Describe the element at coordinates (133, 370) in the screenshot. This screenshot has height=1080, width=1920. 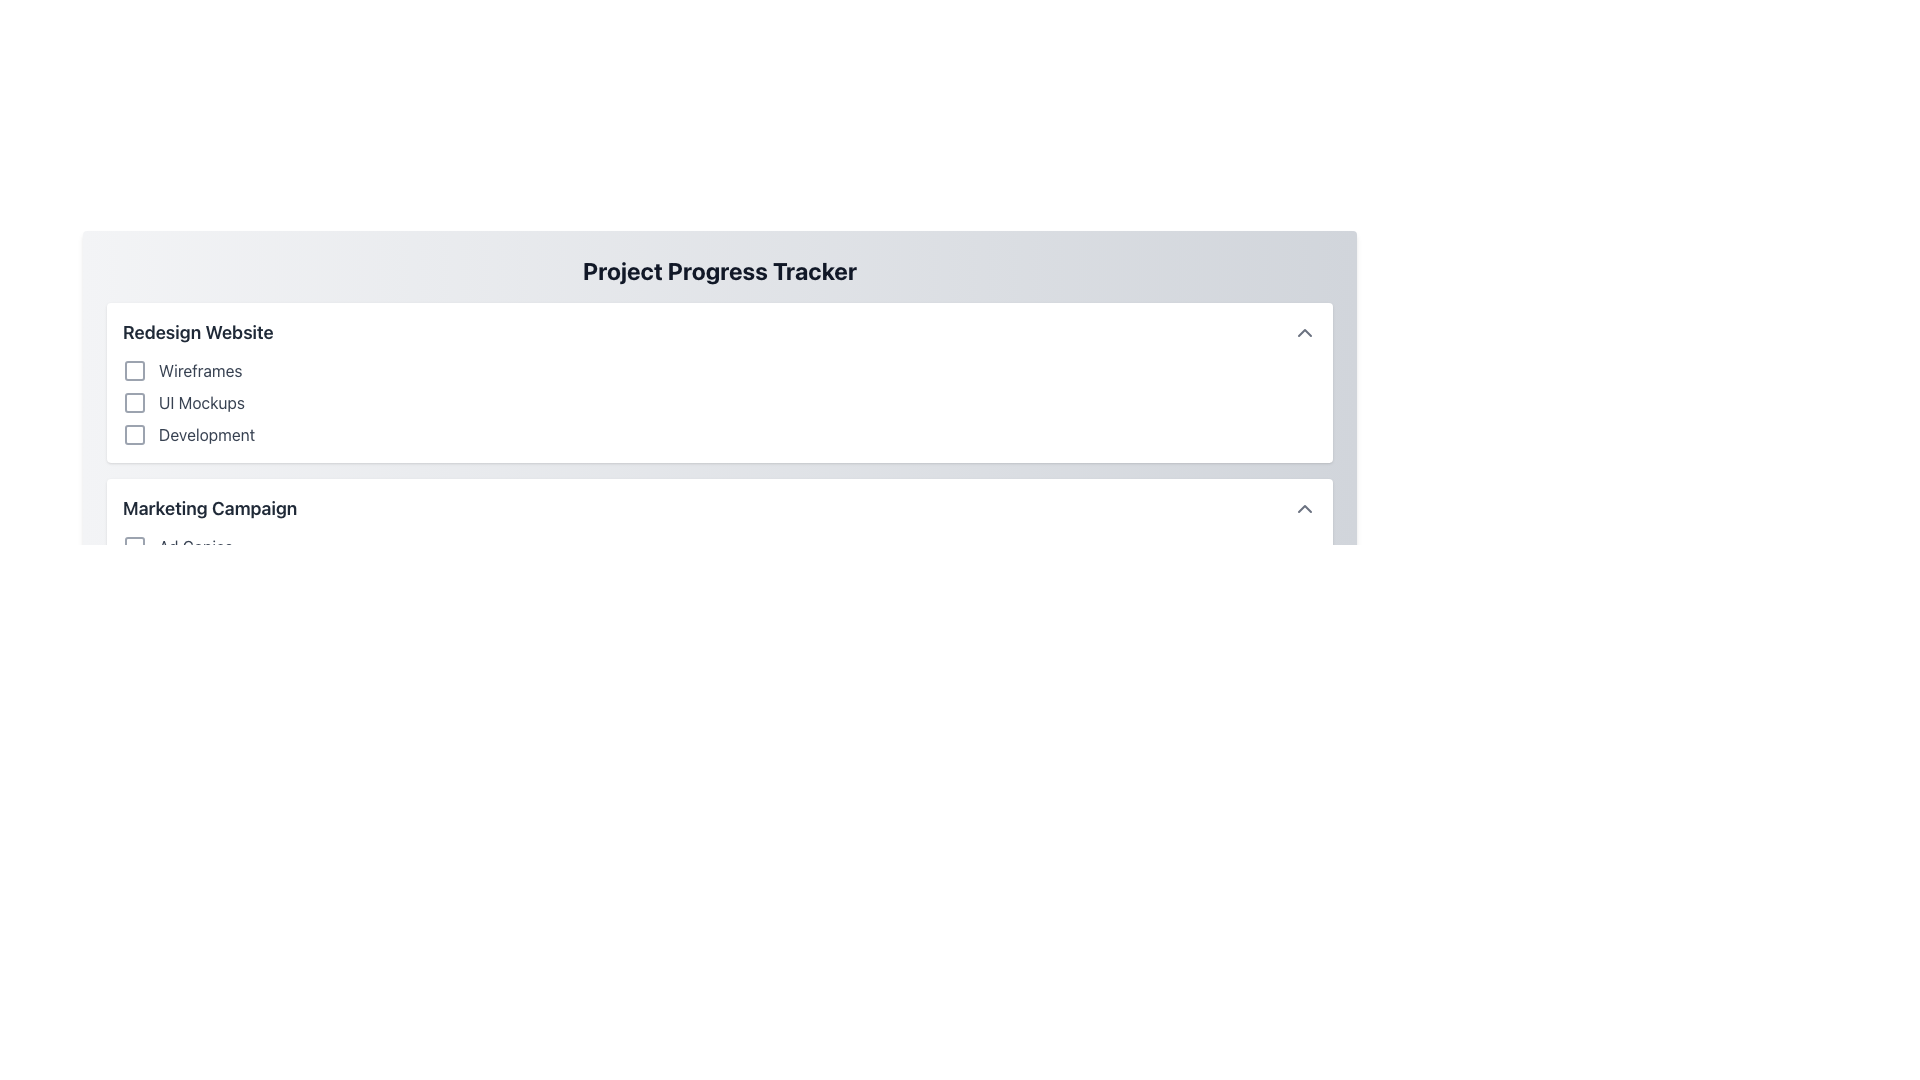
I see `the checkbox located to the left of the text 'Wireframes' in the 'Redesign Website' section` at that location.